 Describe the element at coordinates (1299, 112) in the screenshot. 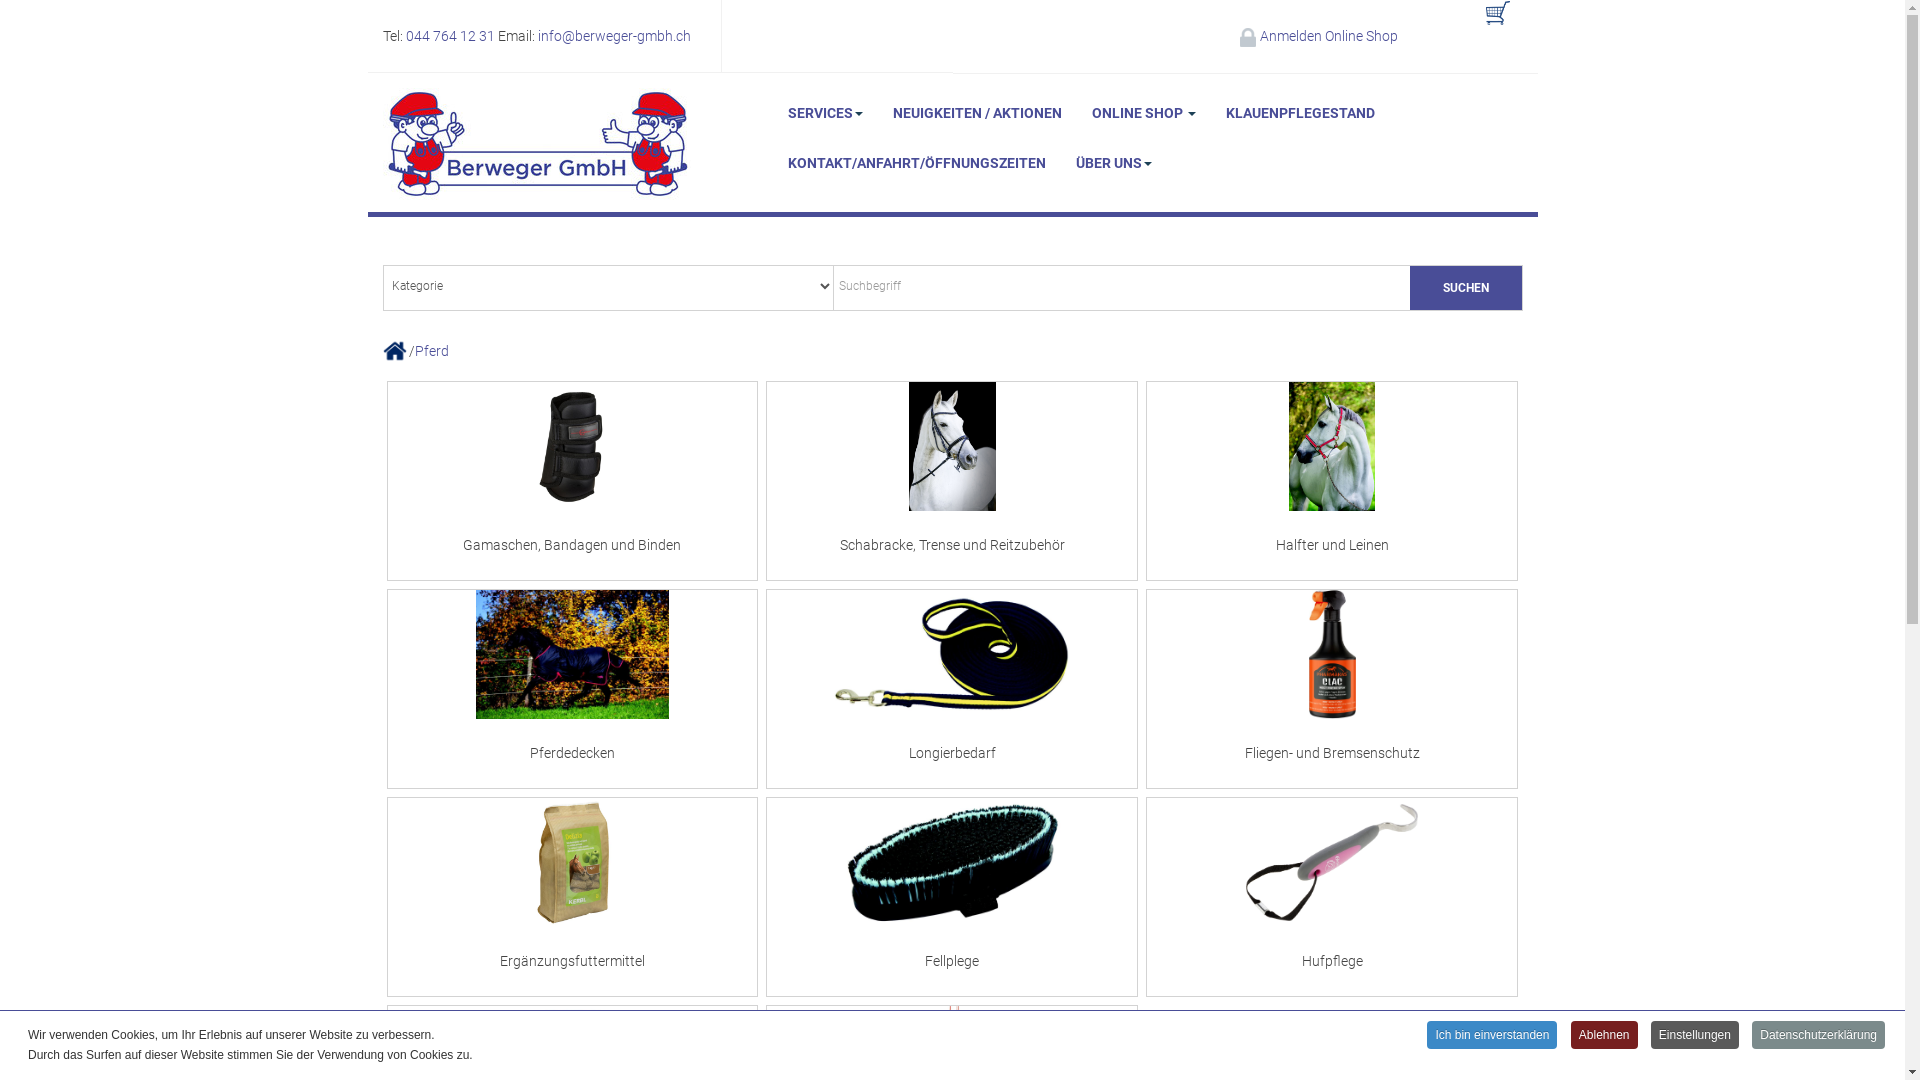

I see `'KLAUENPFLEGESTAND'` at that location.